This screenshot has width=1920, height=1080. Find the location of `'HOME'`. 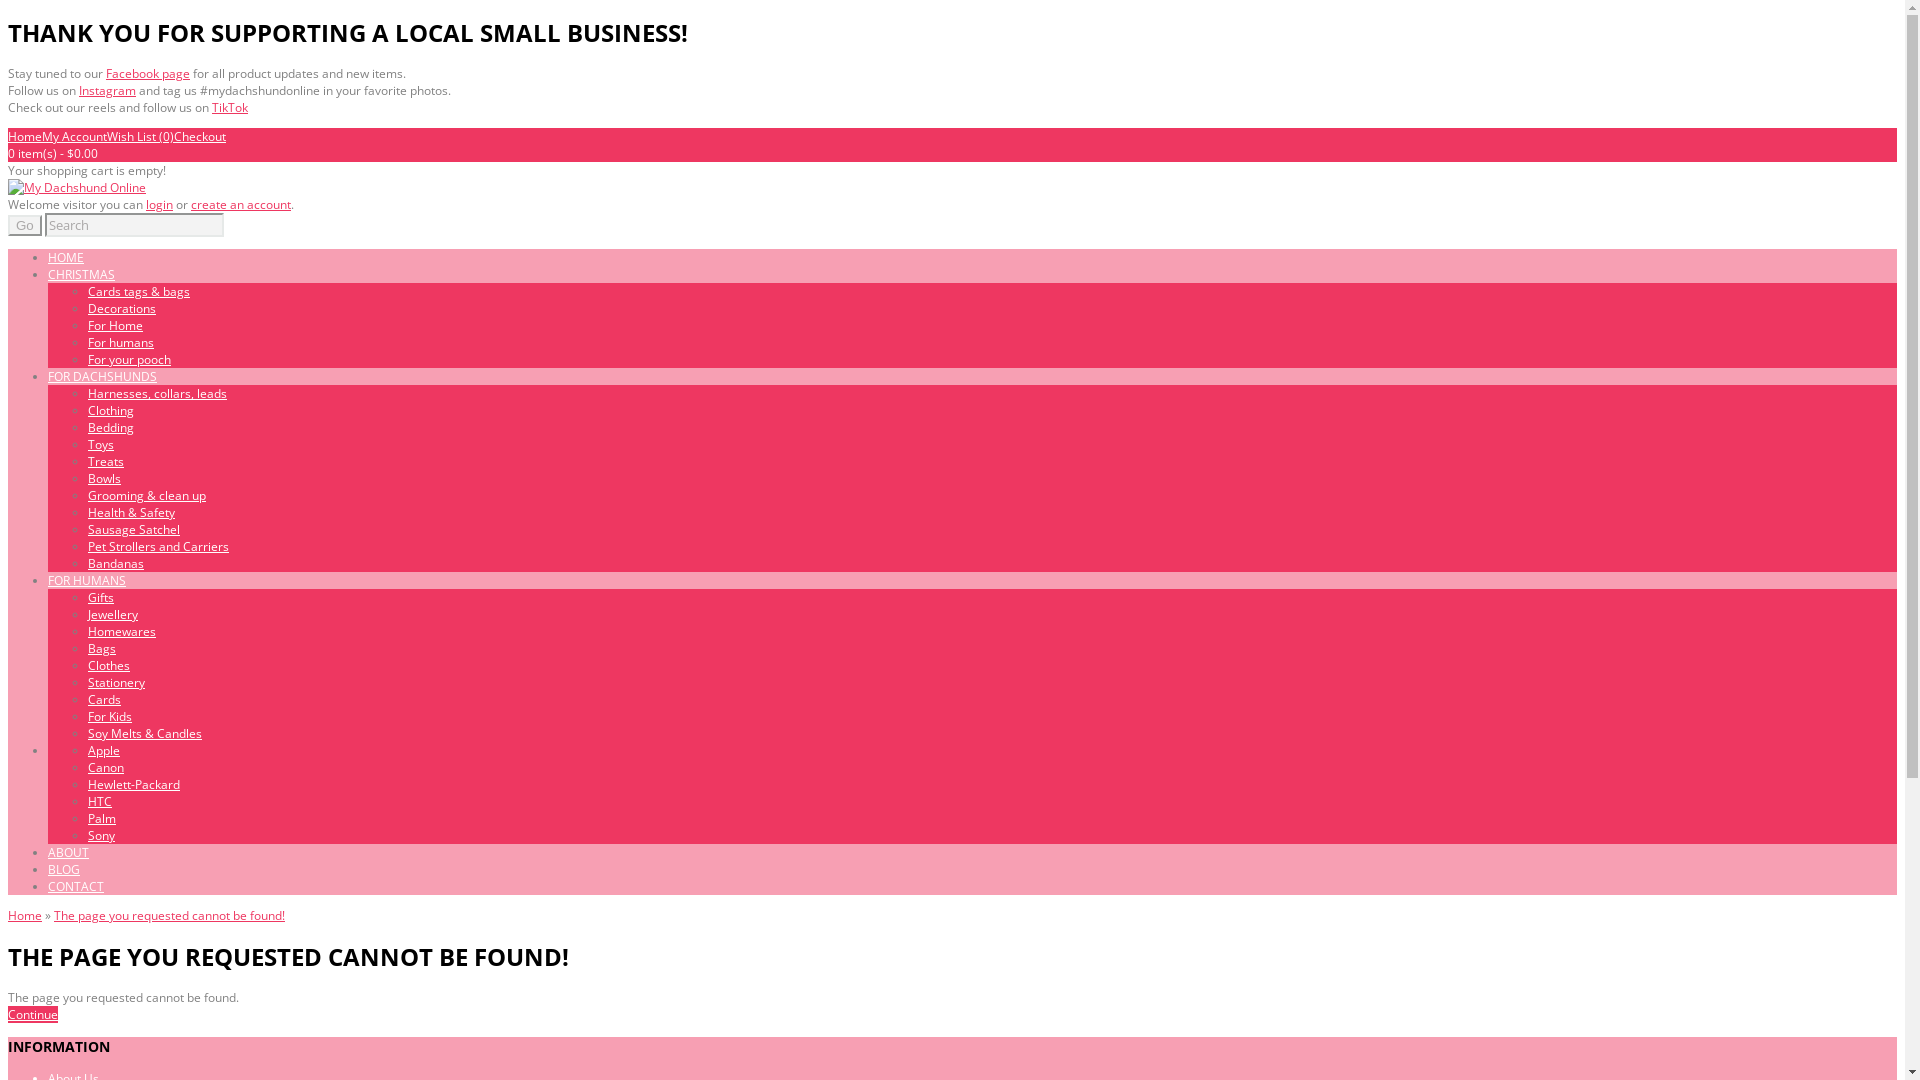

'HOME' is located at coordinates (66, 256).